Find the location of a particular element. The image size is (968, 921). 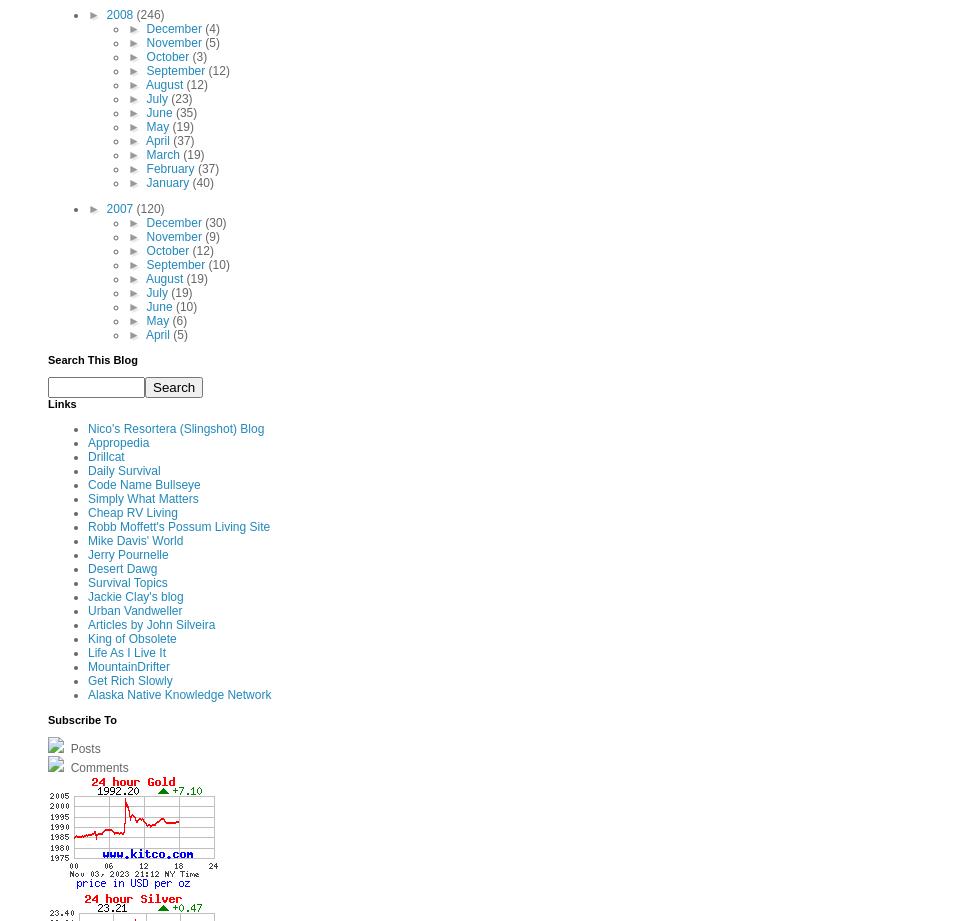

'Articles by John Silveira' is located at coordinates (87, 623).